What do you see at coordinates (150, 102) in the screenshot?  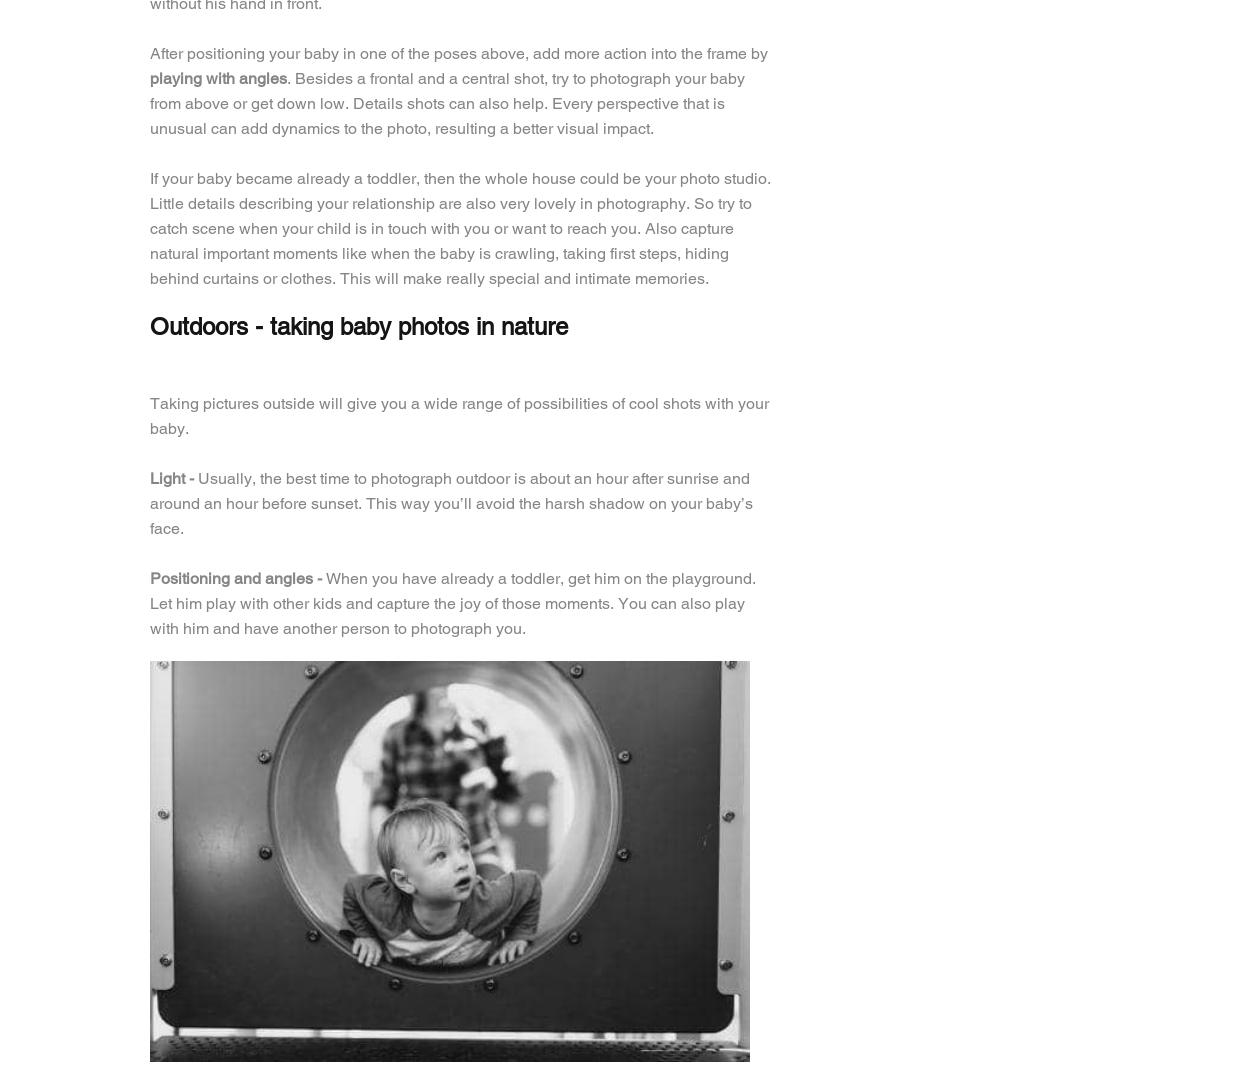 I see `'. Besides a frontal and a central shot, try to photograph your baby from above or get down low. Details shots can also help. Every perspective that is unusual can add dynamics to the photo, resulting a better visual impact.'` at bounding box center [150, 102].